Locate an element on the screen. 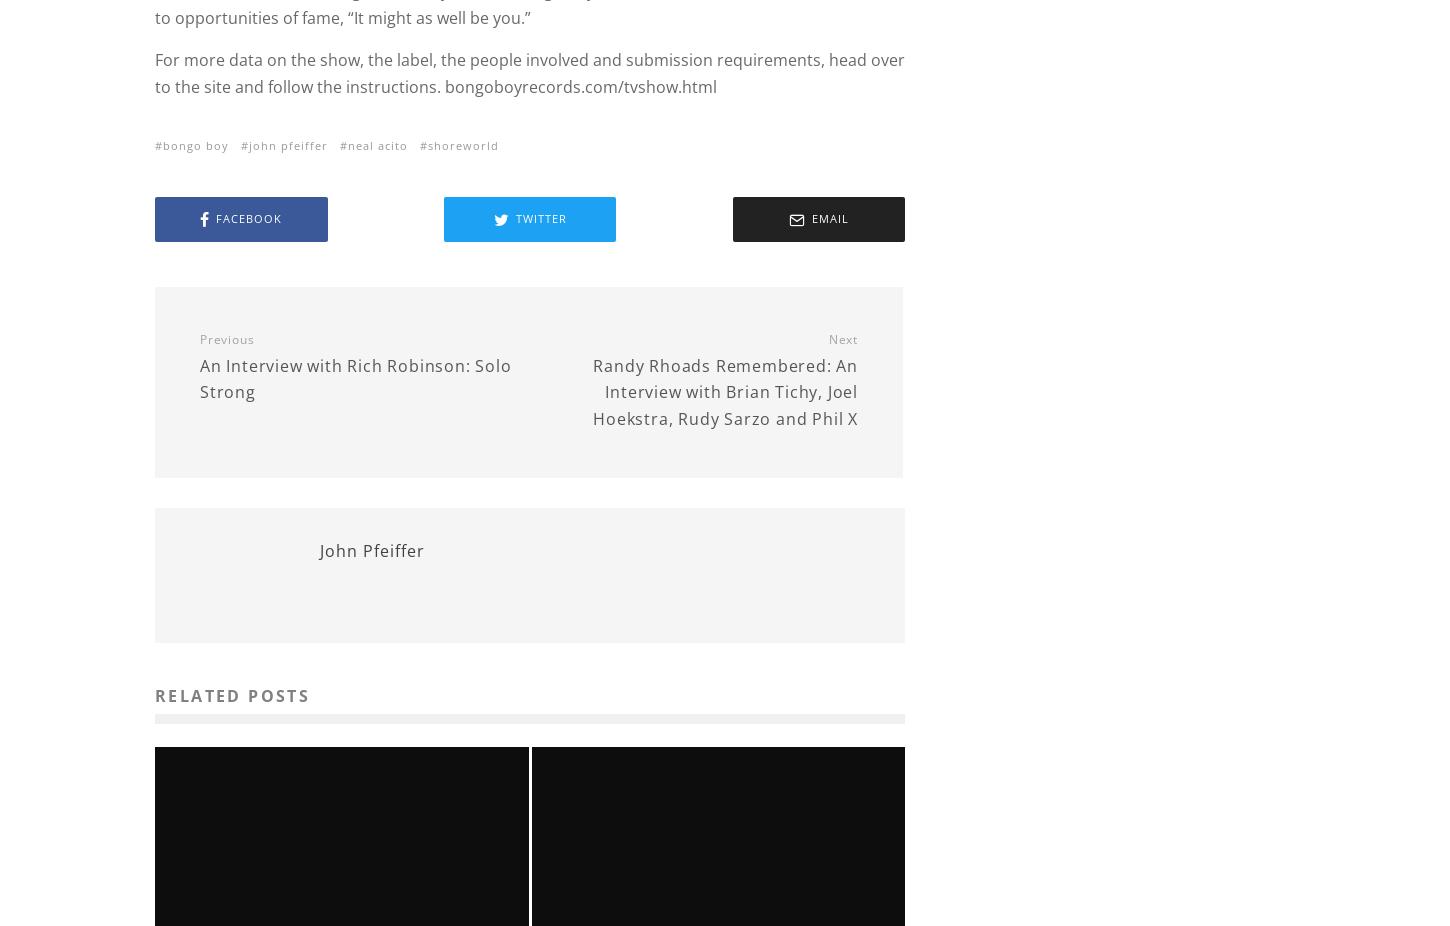 The width and height of the screenshot is (1450, 926). 'Email' is located at coordinates (829, 217).